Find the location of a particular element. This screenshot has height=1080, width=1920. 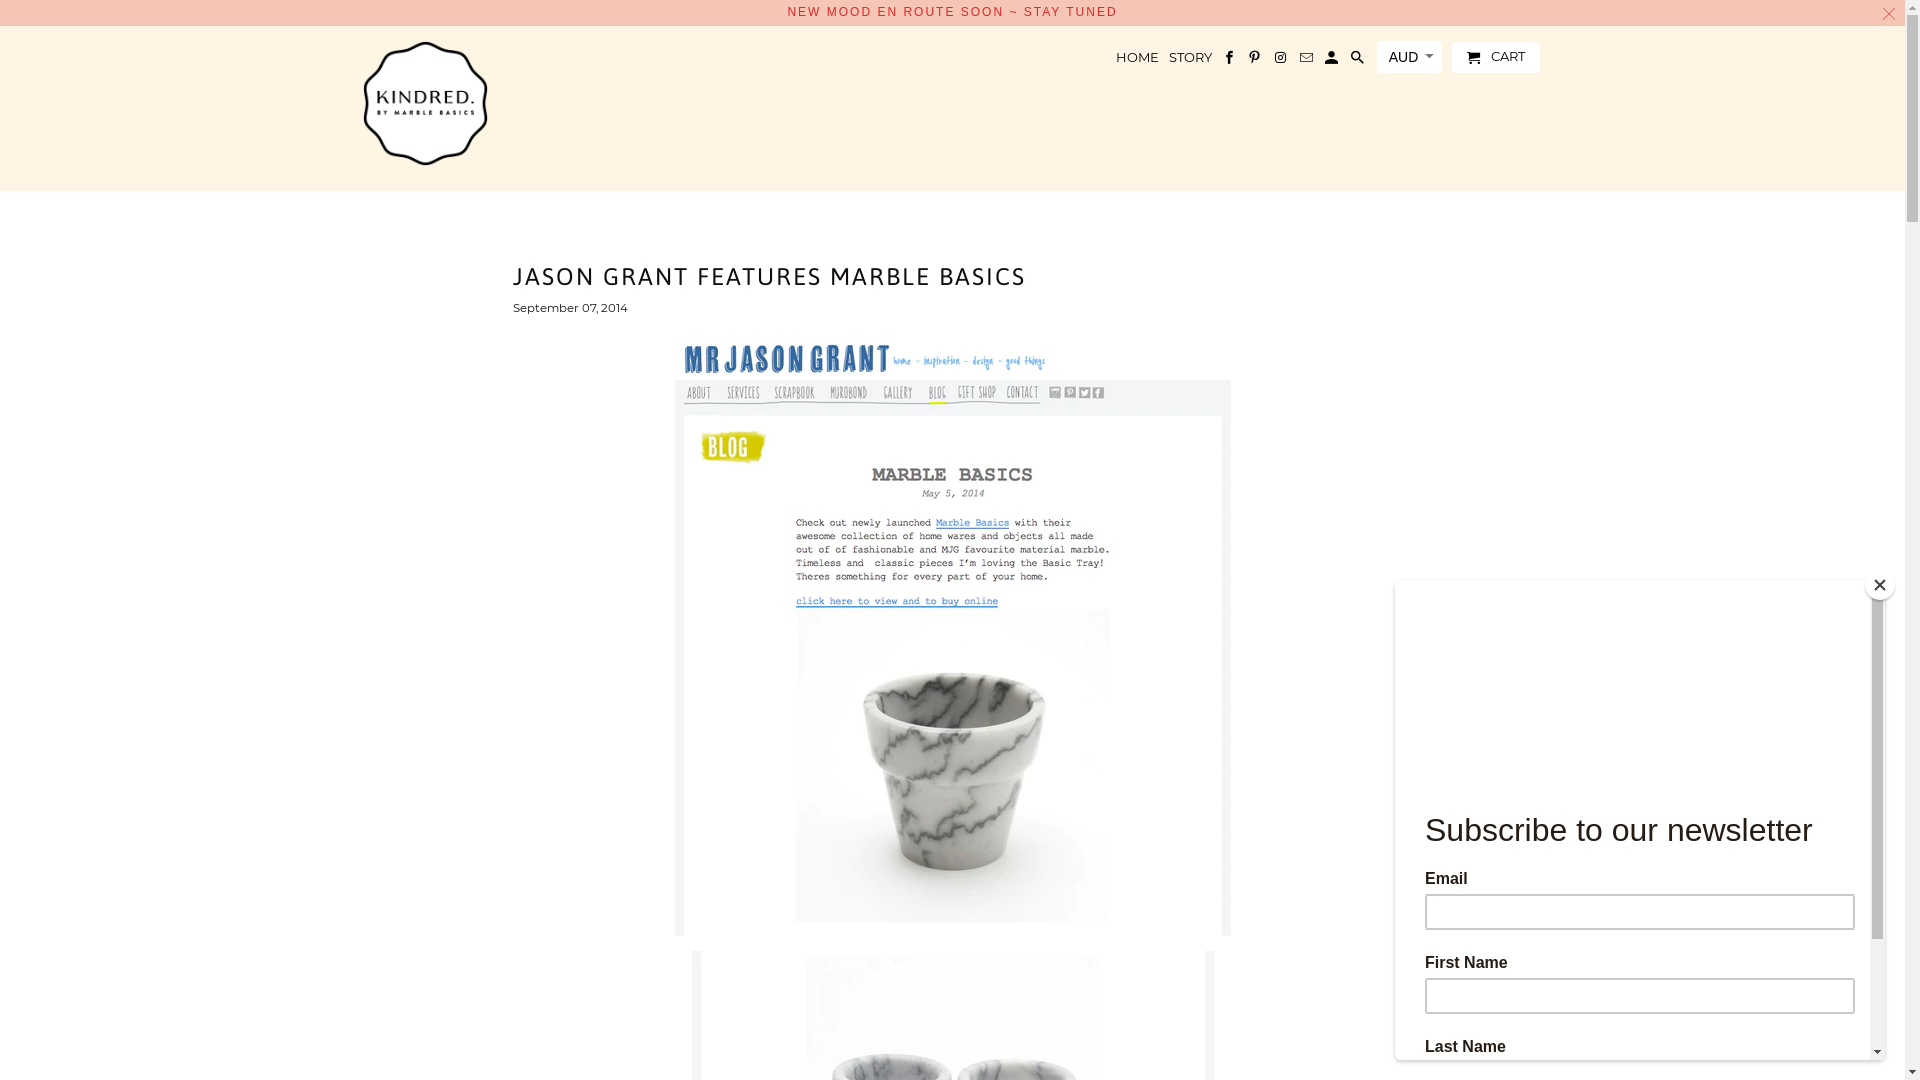

'My Account ' is located at coordinates (1324, 60).